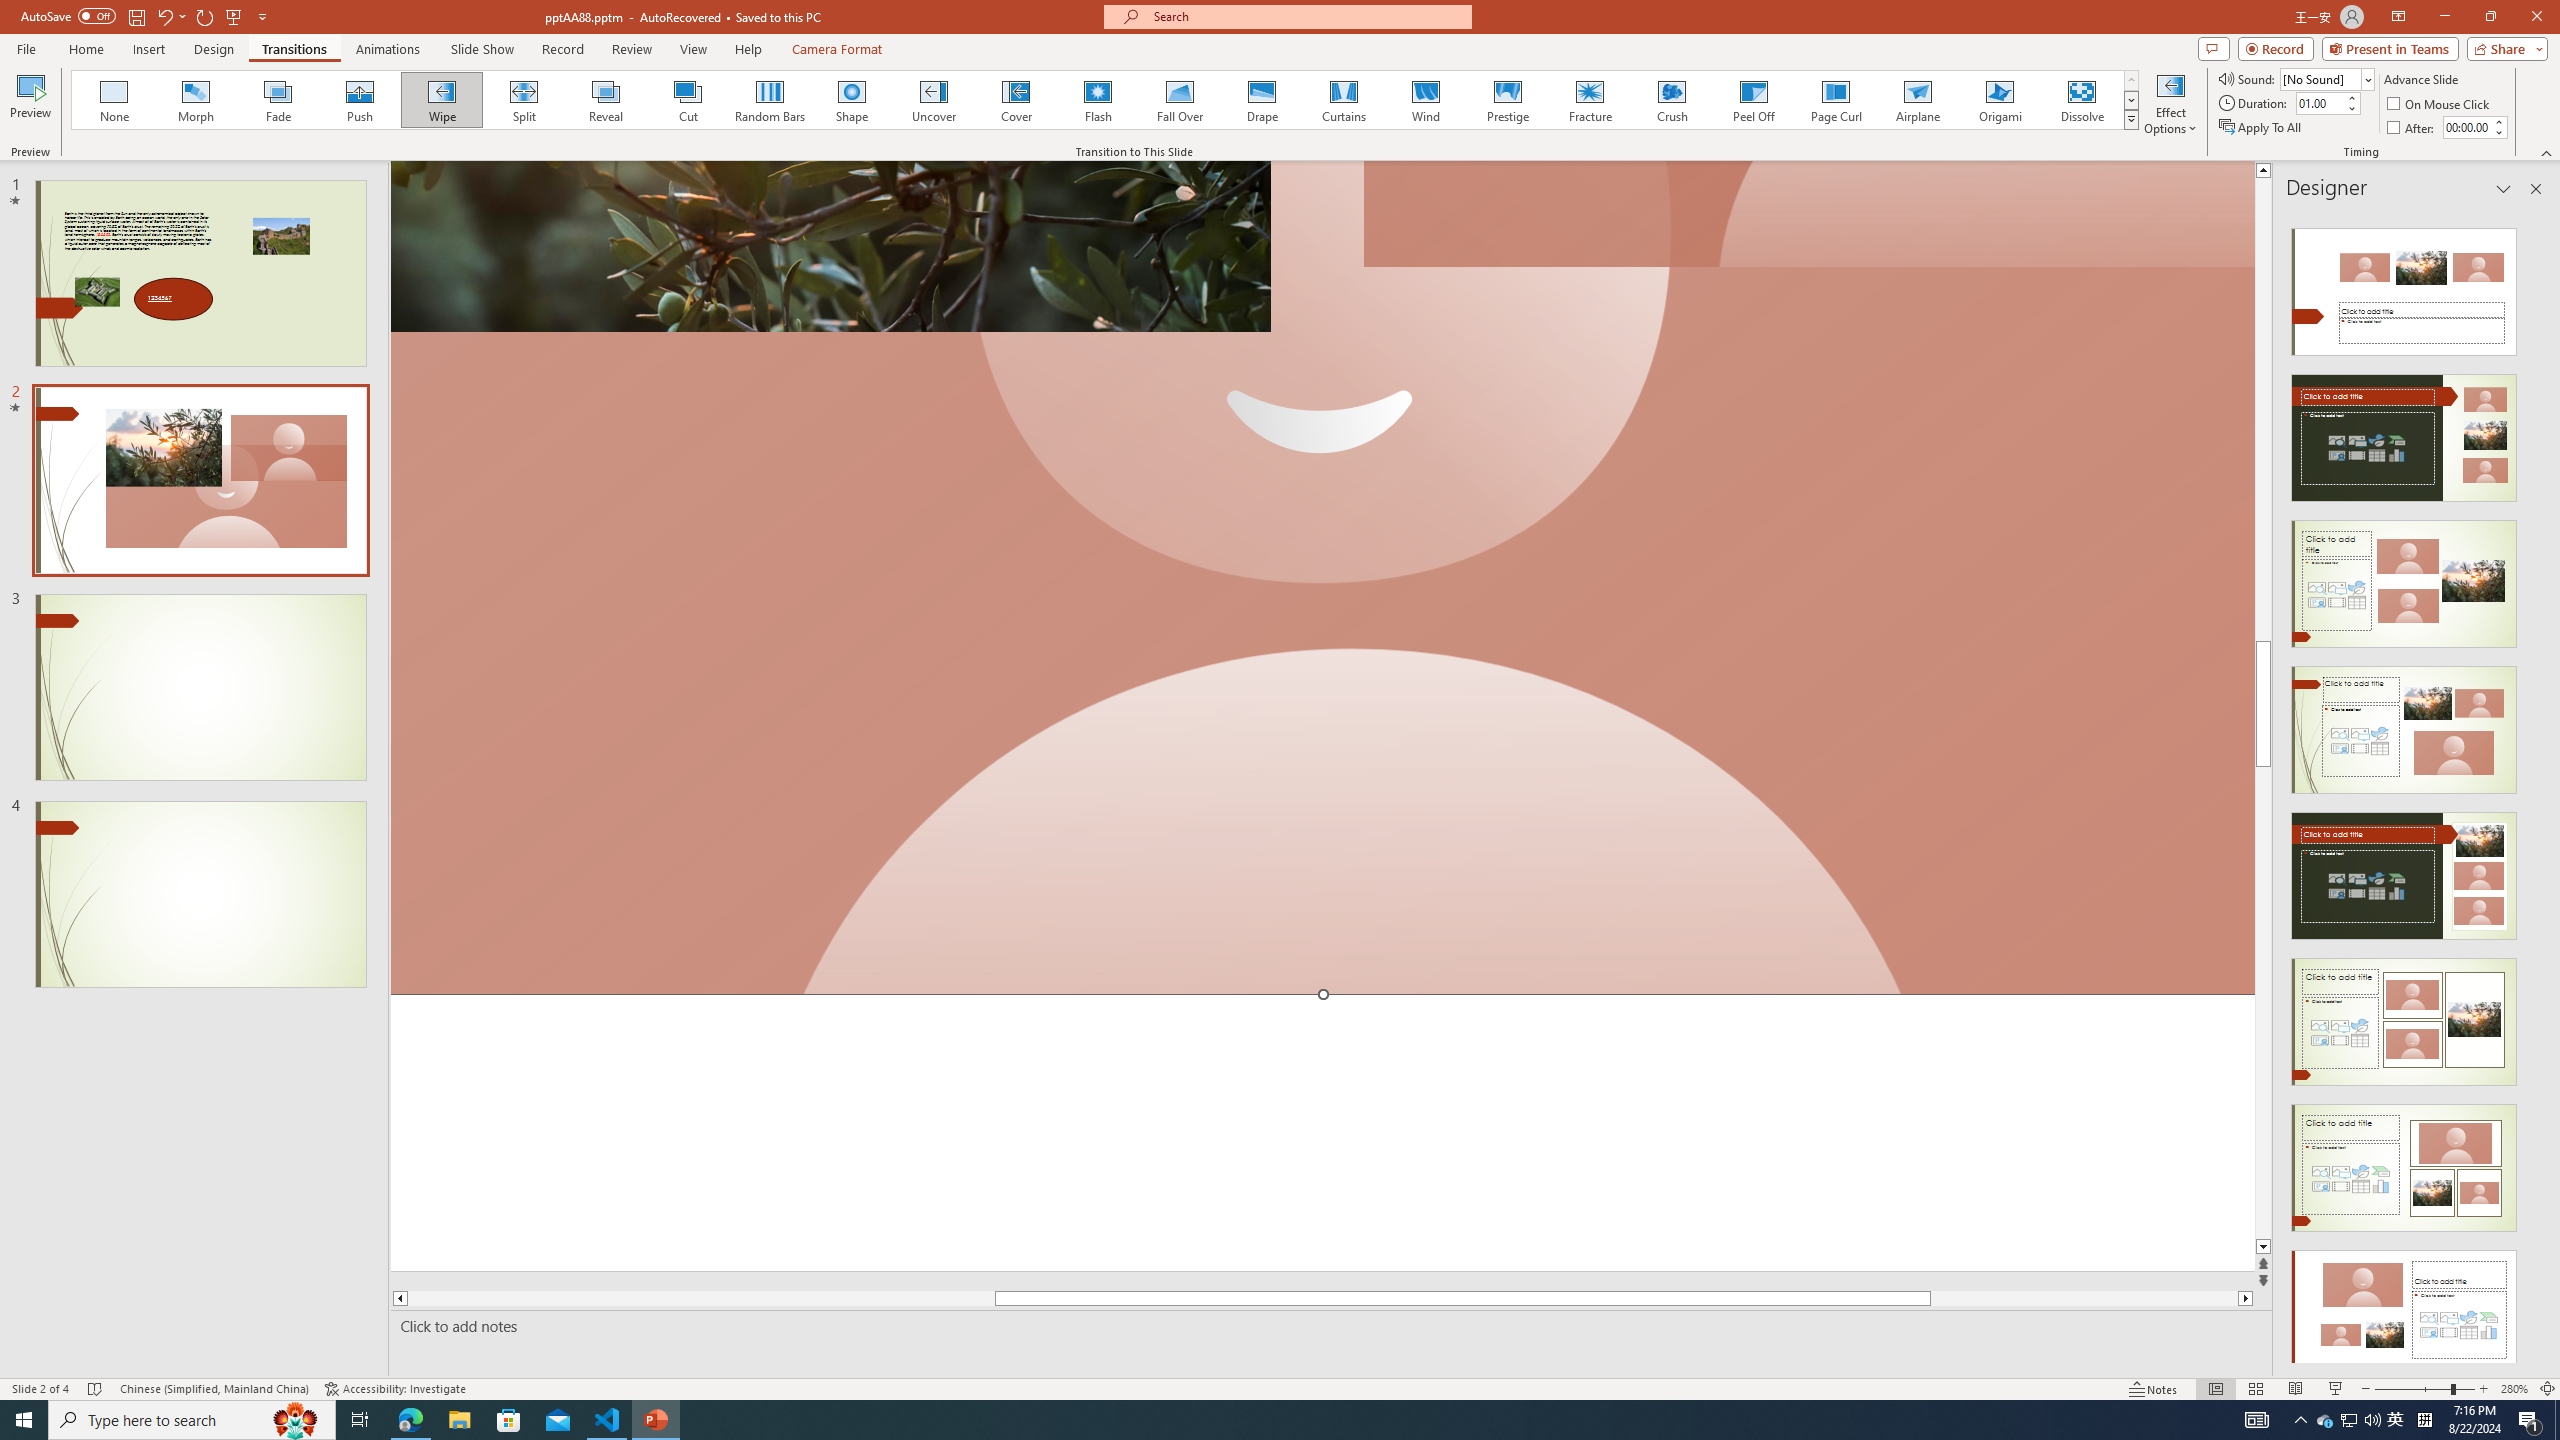  Describe the element at coordinates (215, 49) in the screenshot. I see `'Design'` at that location.